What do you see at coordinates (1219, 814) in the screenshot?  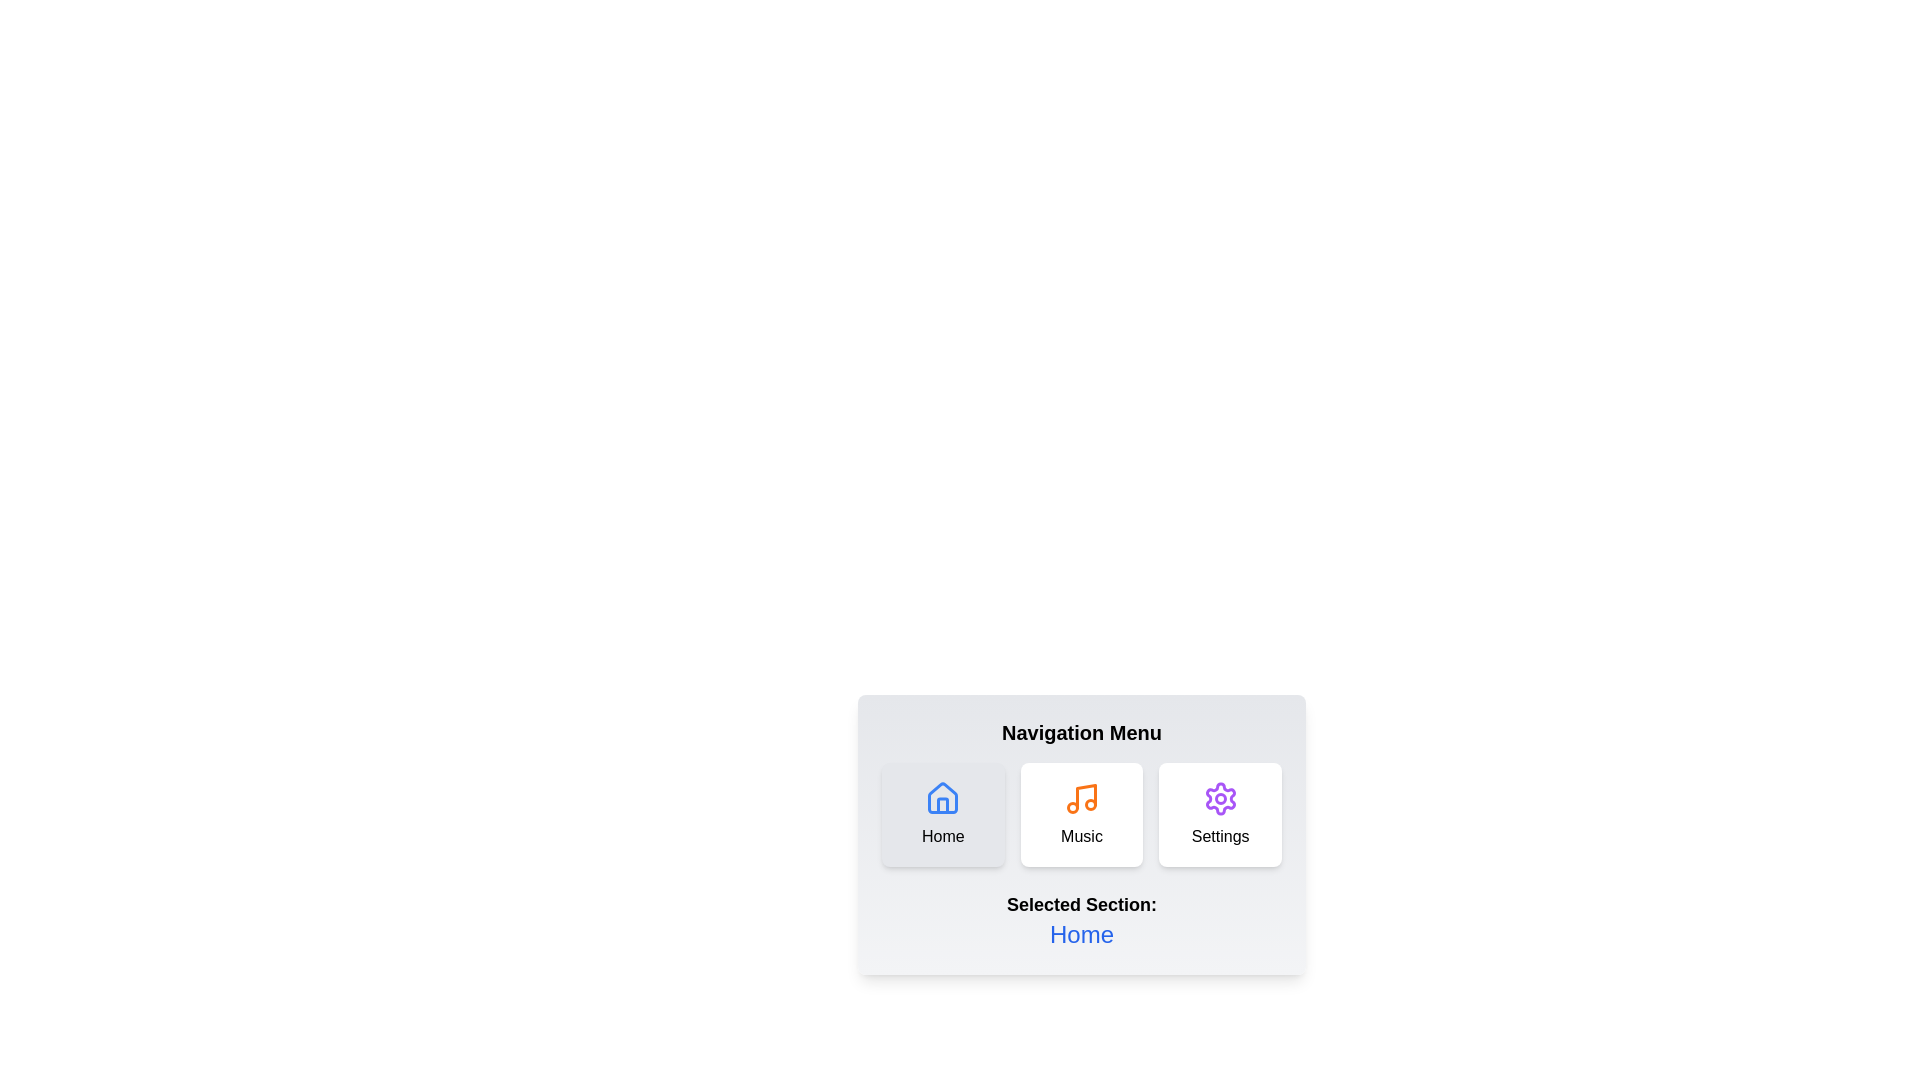 I see `the Settings button to navigate to the corresponding section` at bounding box center [1219, 814].